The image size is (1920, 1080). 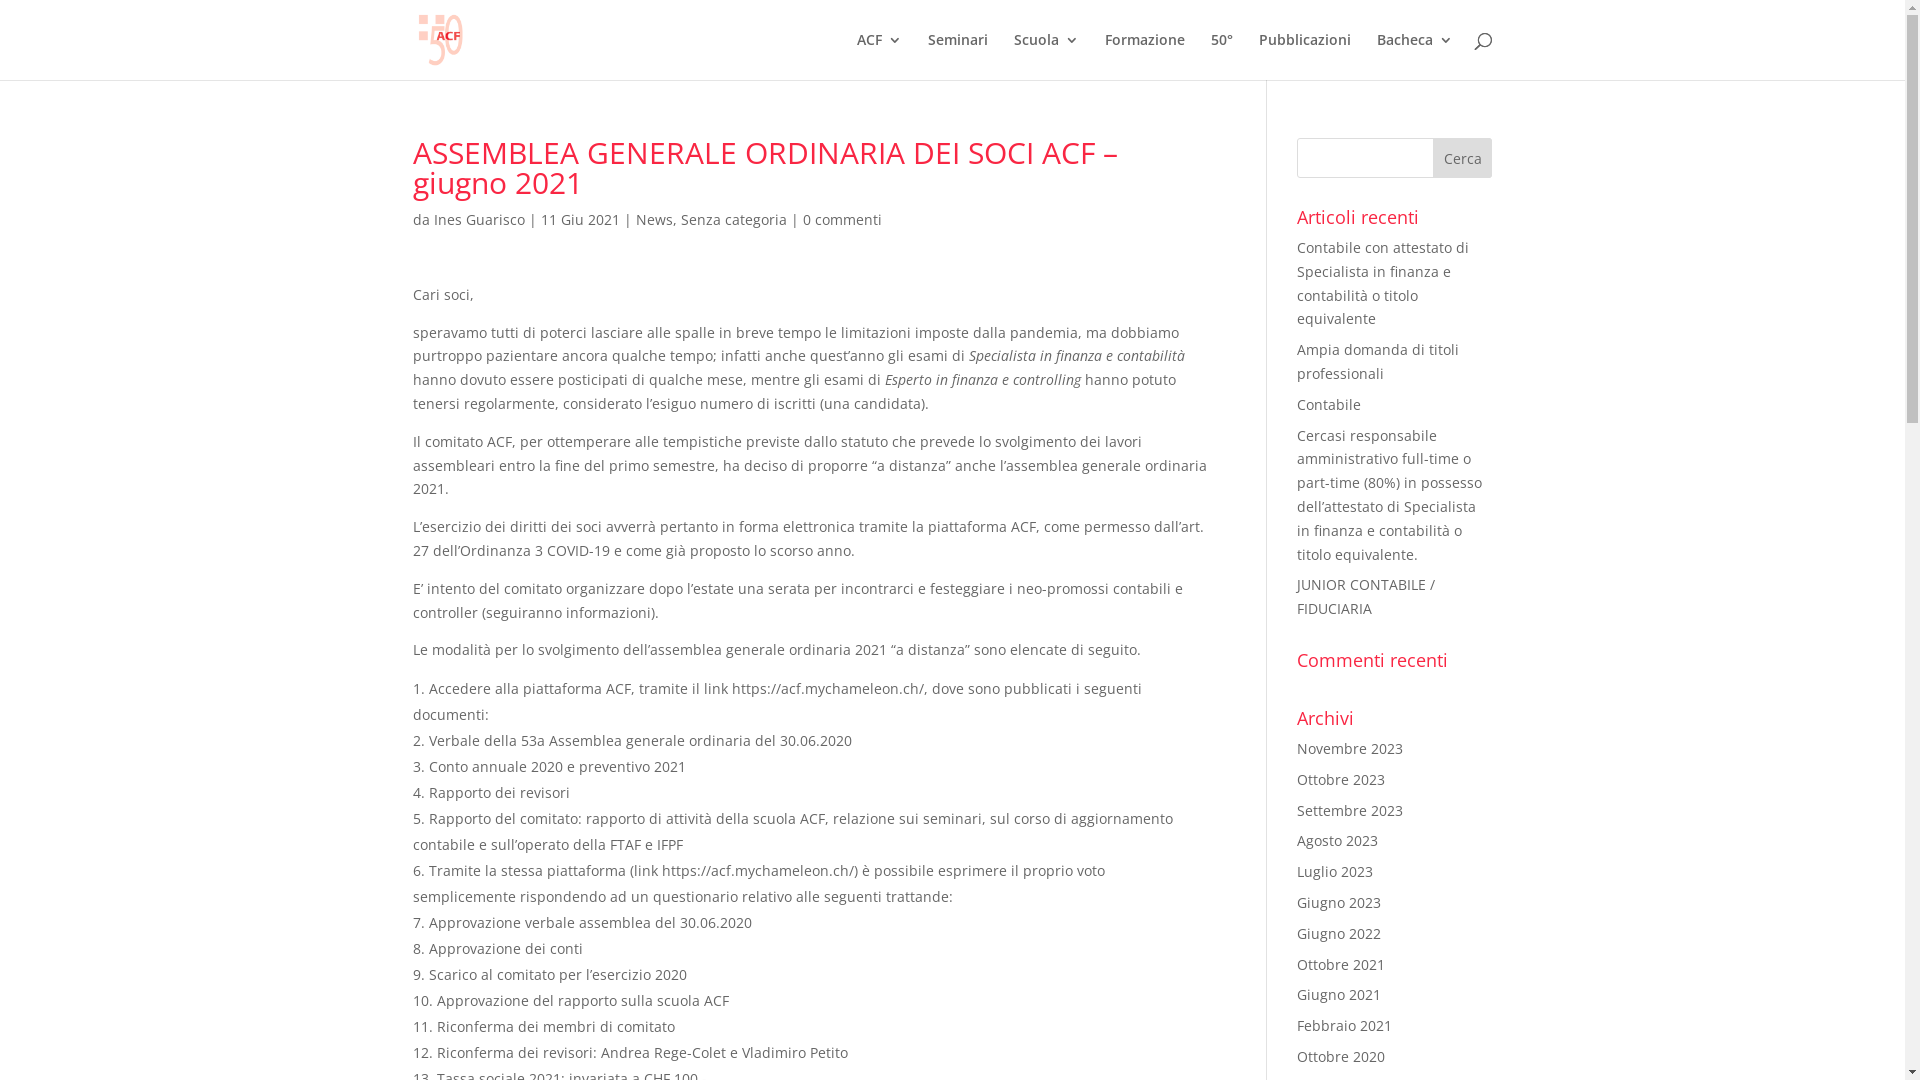 What do you see at coordinates (1103, 55) in the screenshot?
I see `'Formazione'` at bounding box center [1103, 55].